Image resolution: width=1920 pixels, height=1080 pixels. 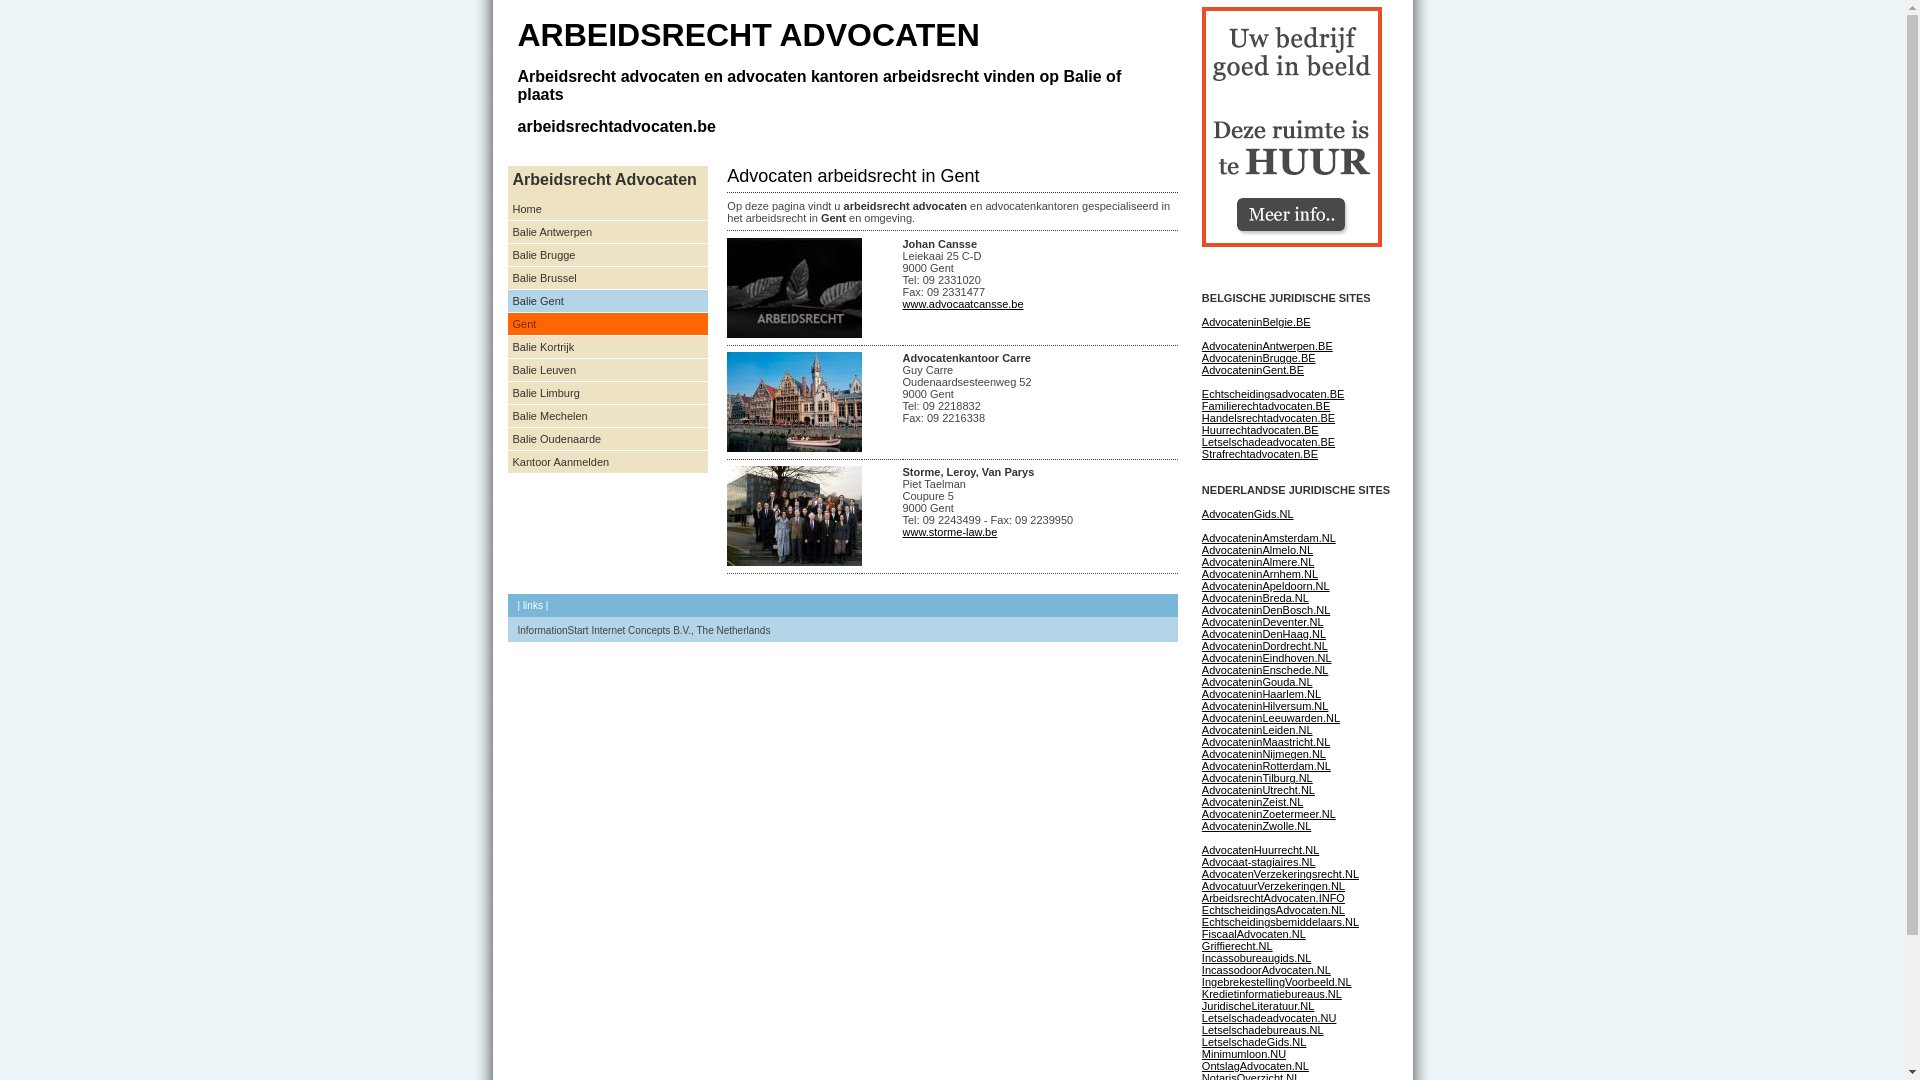 I want to click on 'www.advocaatcansse.be', so click(x=962, y=304).